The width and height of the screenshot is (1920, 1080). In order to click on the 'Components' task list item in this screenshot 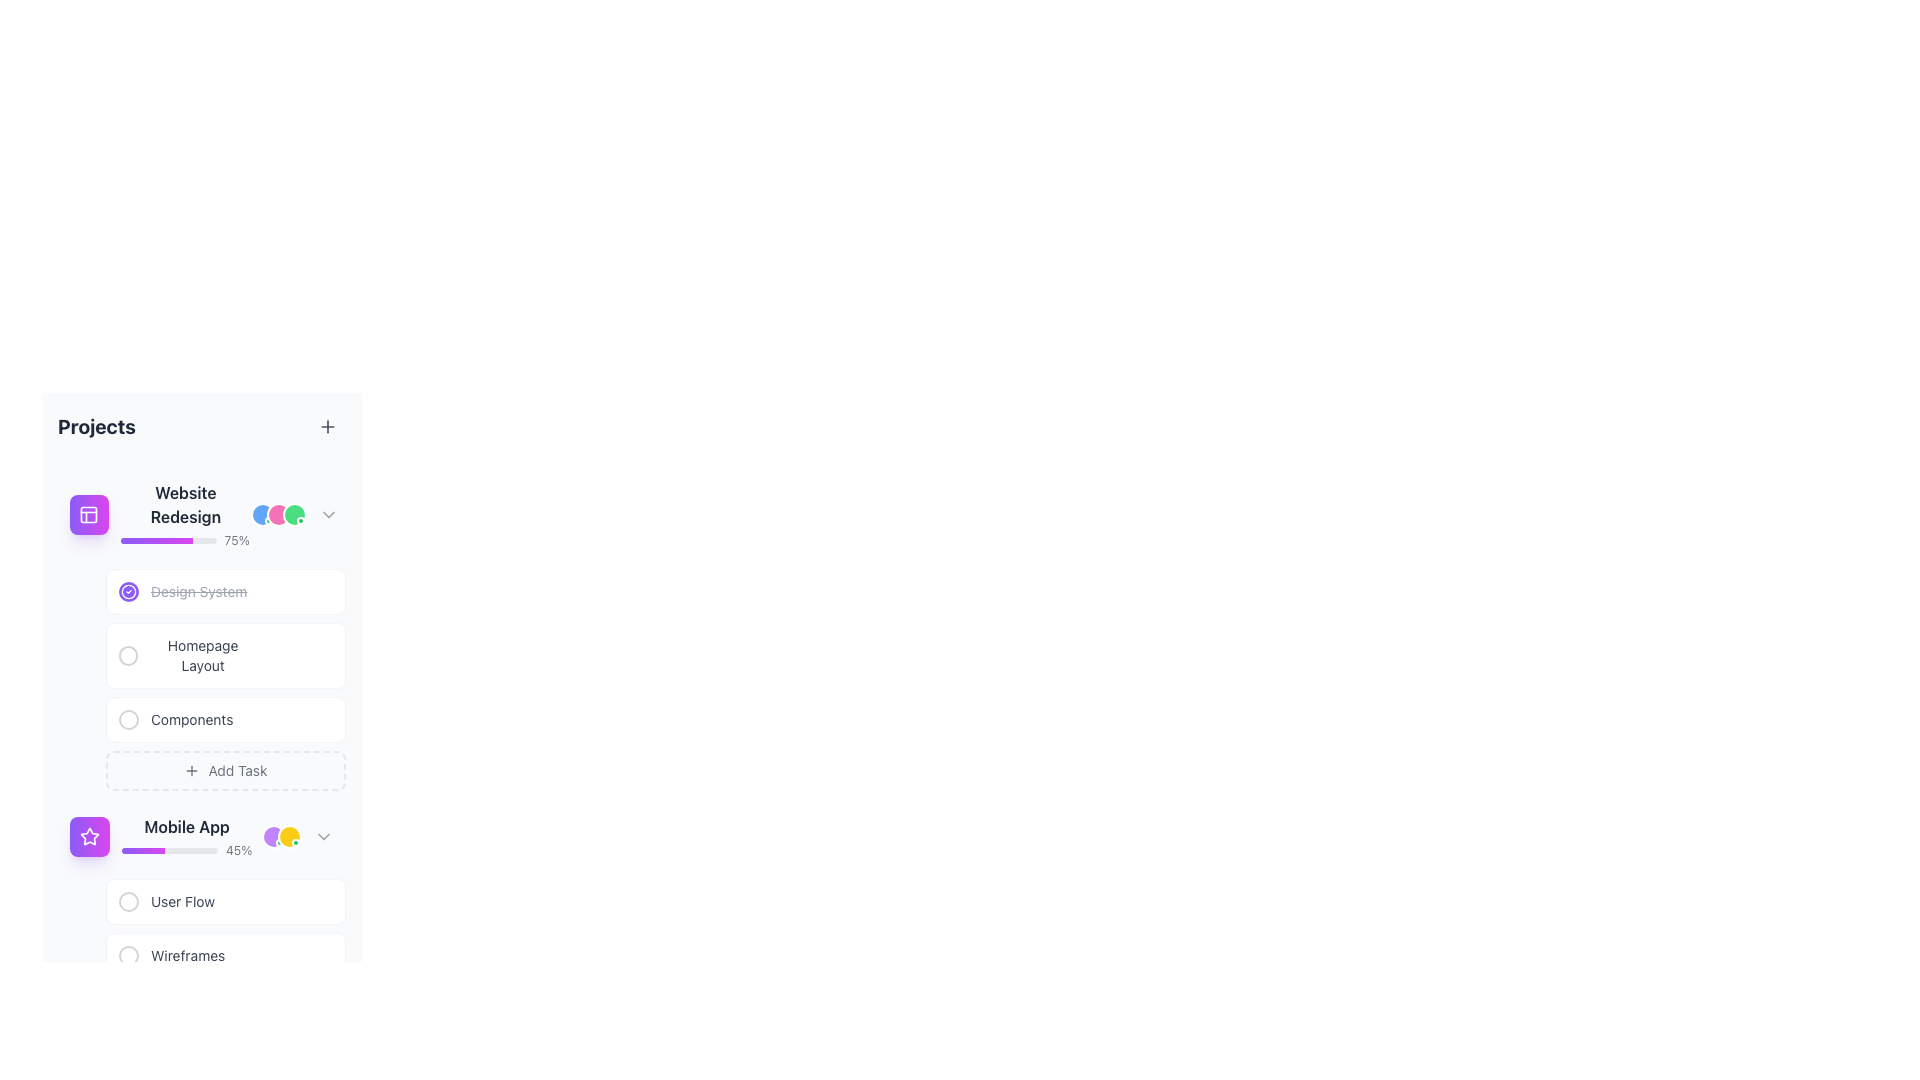, I will do `click(225, 720)`.